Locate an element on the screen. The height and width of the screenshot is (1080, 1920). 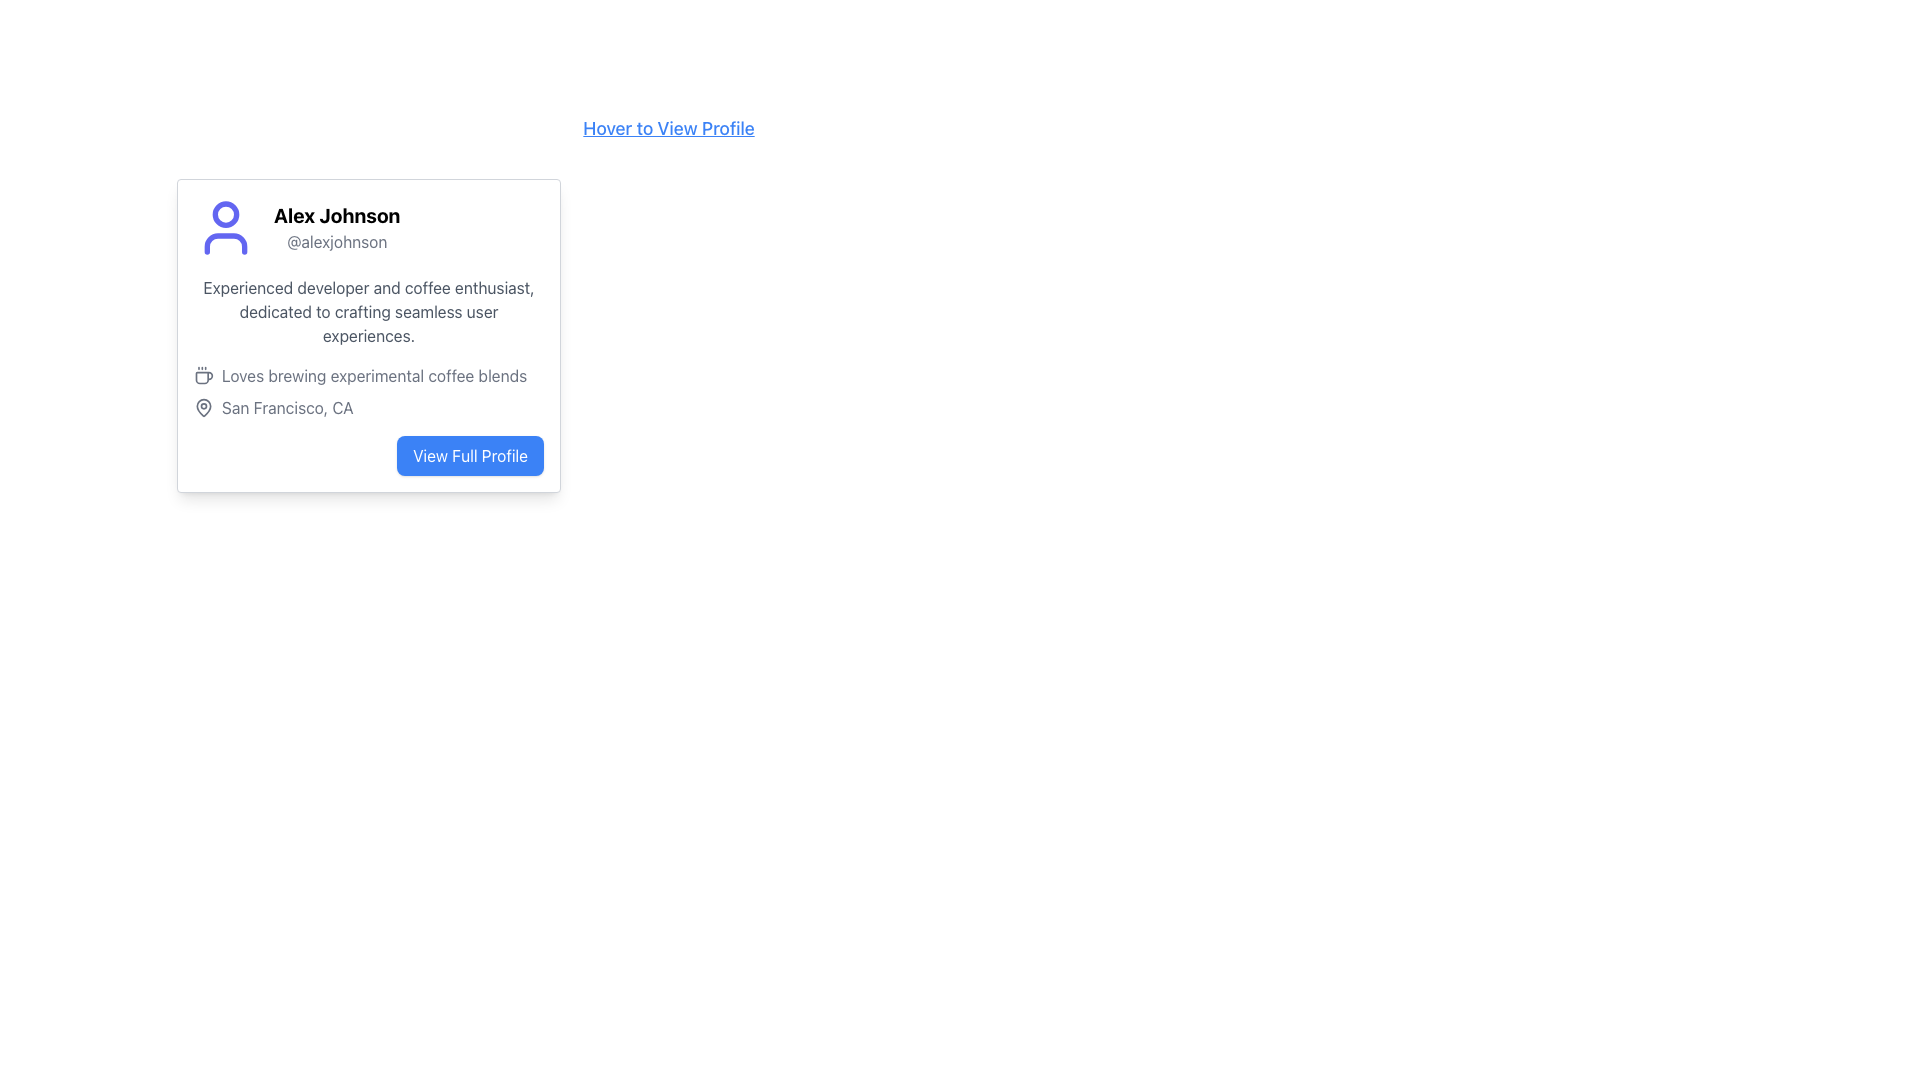
the third textual item in the content card that communicates an interest or personal characteristic, located below the biography segment and above the location line is located at coordinates (369, 375).